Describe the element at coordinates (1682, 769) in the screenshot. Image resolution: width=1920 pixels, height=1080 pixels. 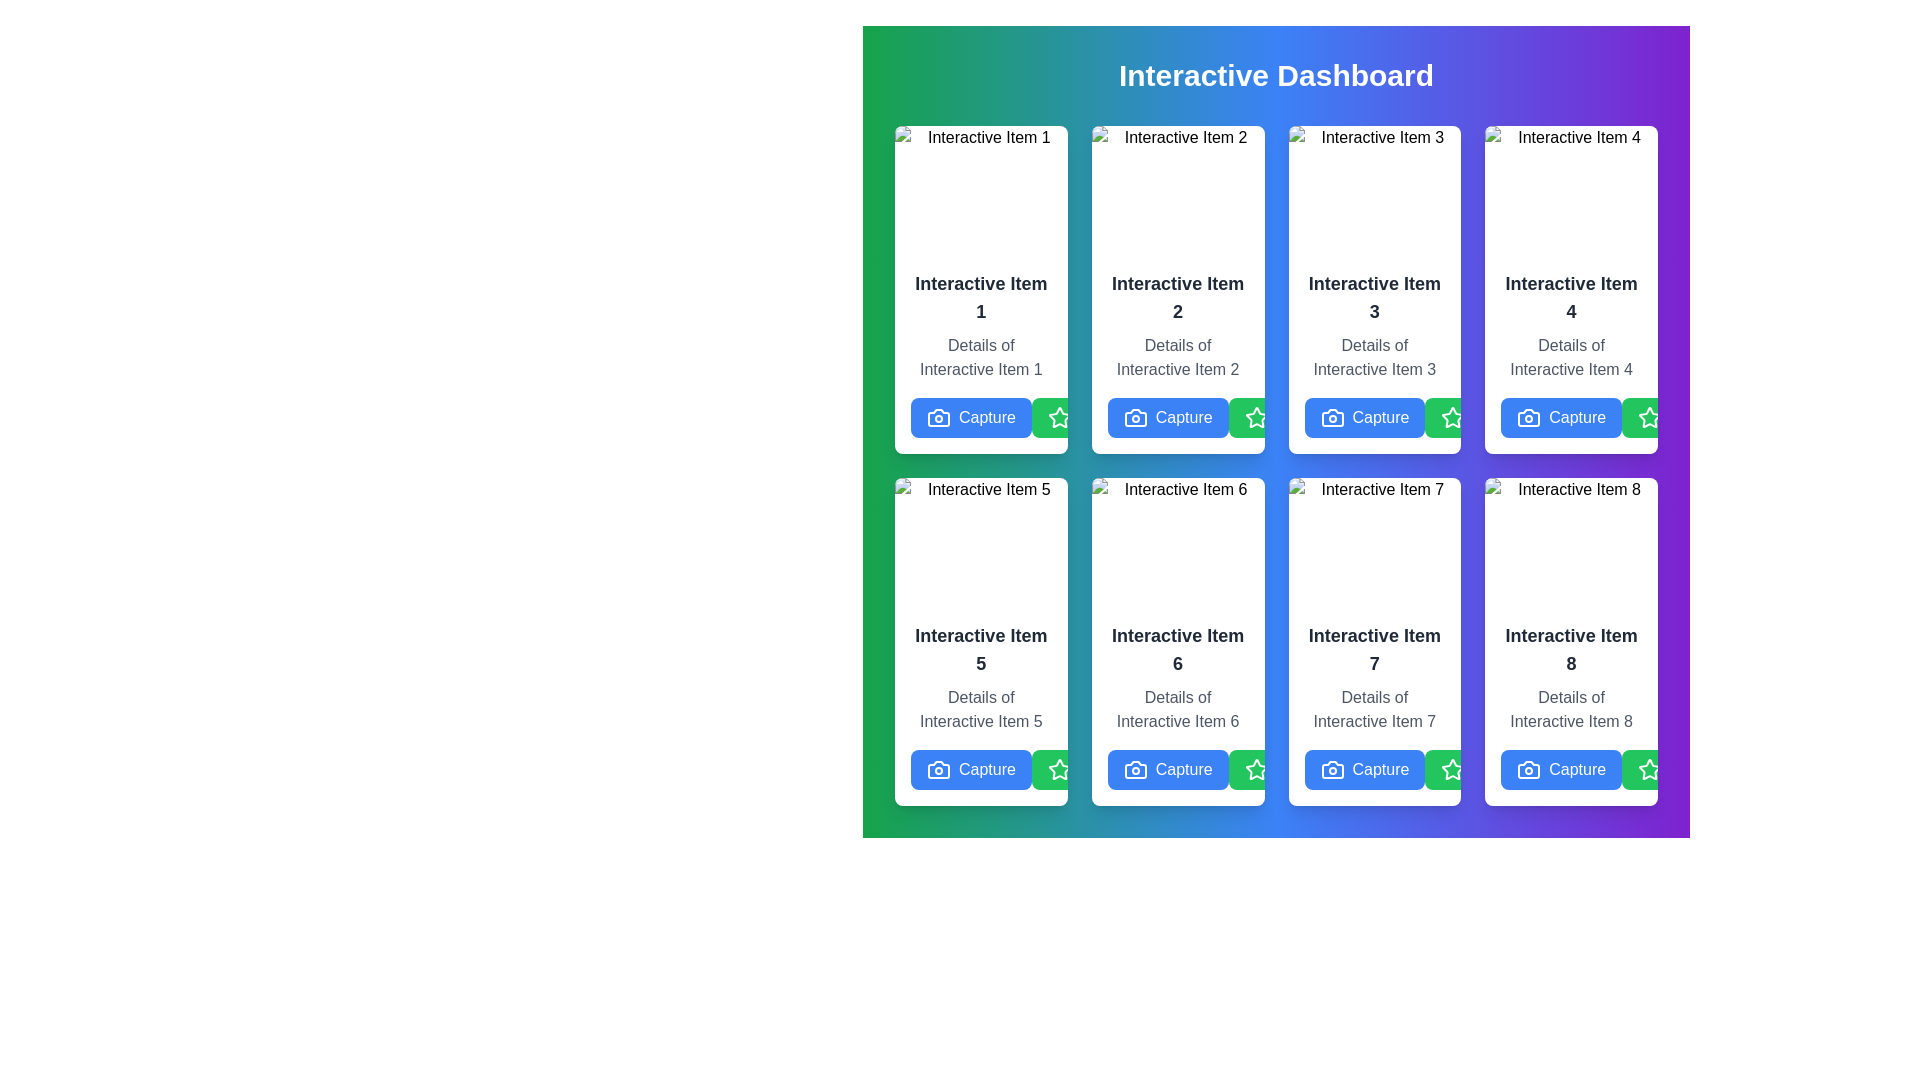
I see `the 'Favorite' button with a green background and white text` at that location.